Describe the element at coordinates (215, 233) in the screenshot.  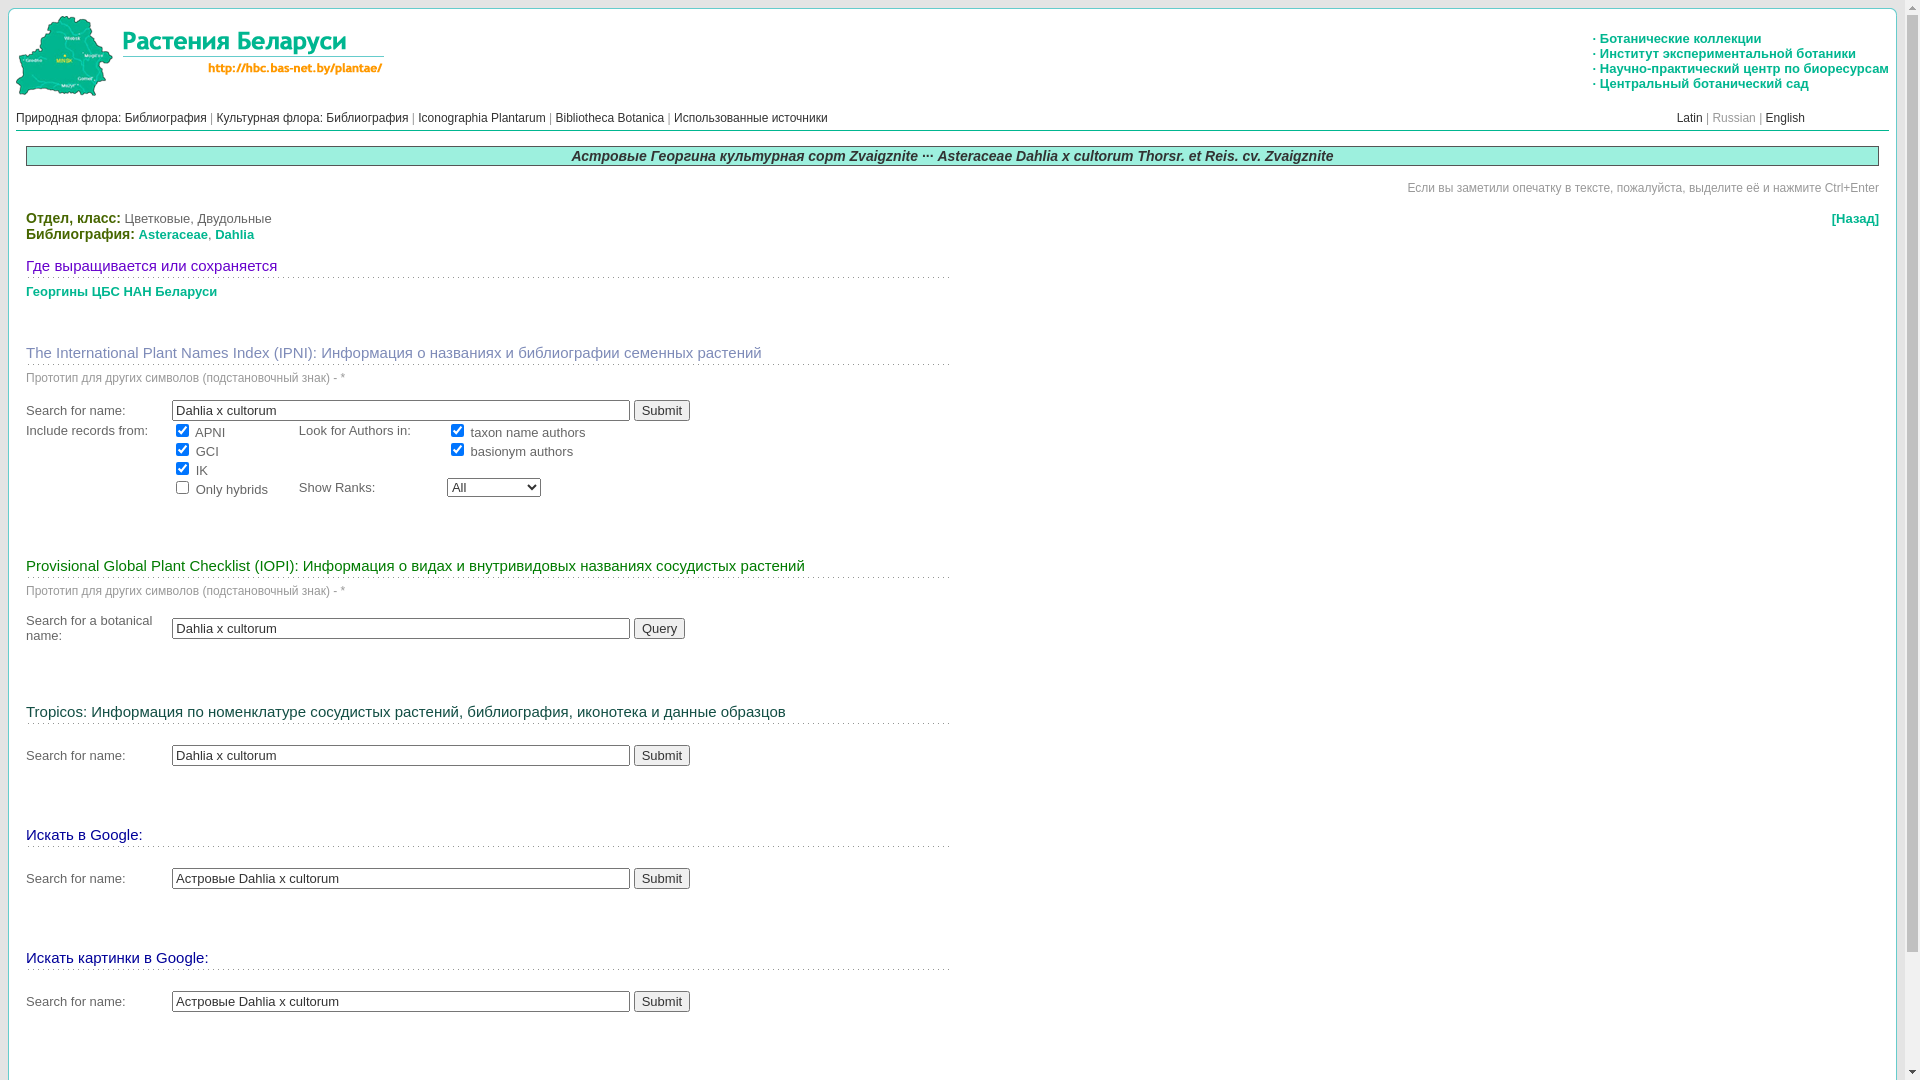
I see `'Dahlia'` at that location.